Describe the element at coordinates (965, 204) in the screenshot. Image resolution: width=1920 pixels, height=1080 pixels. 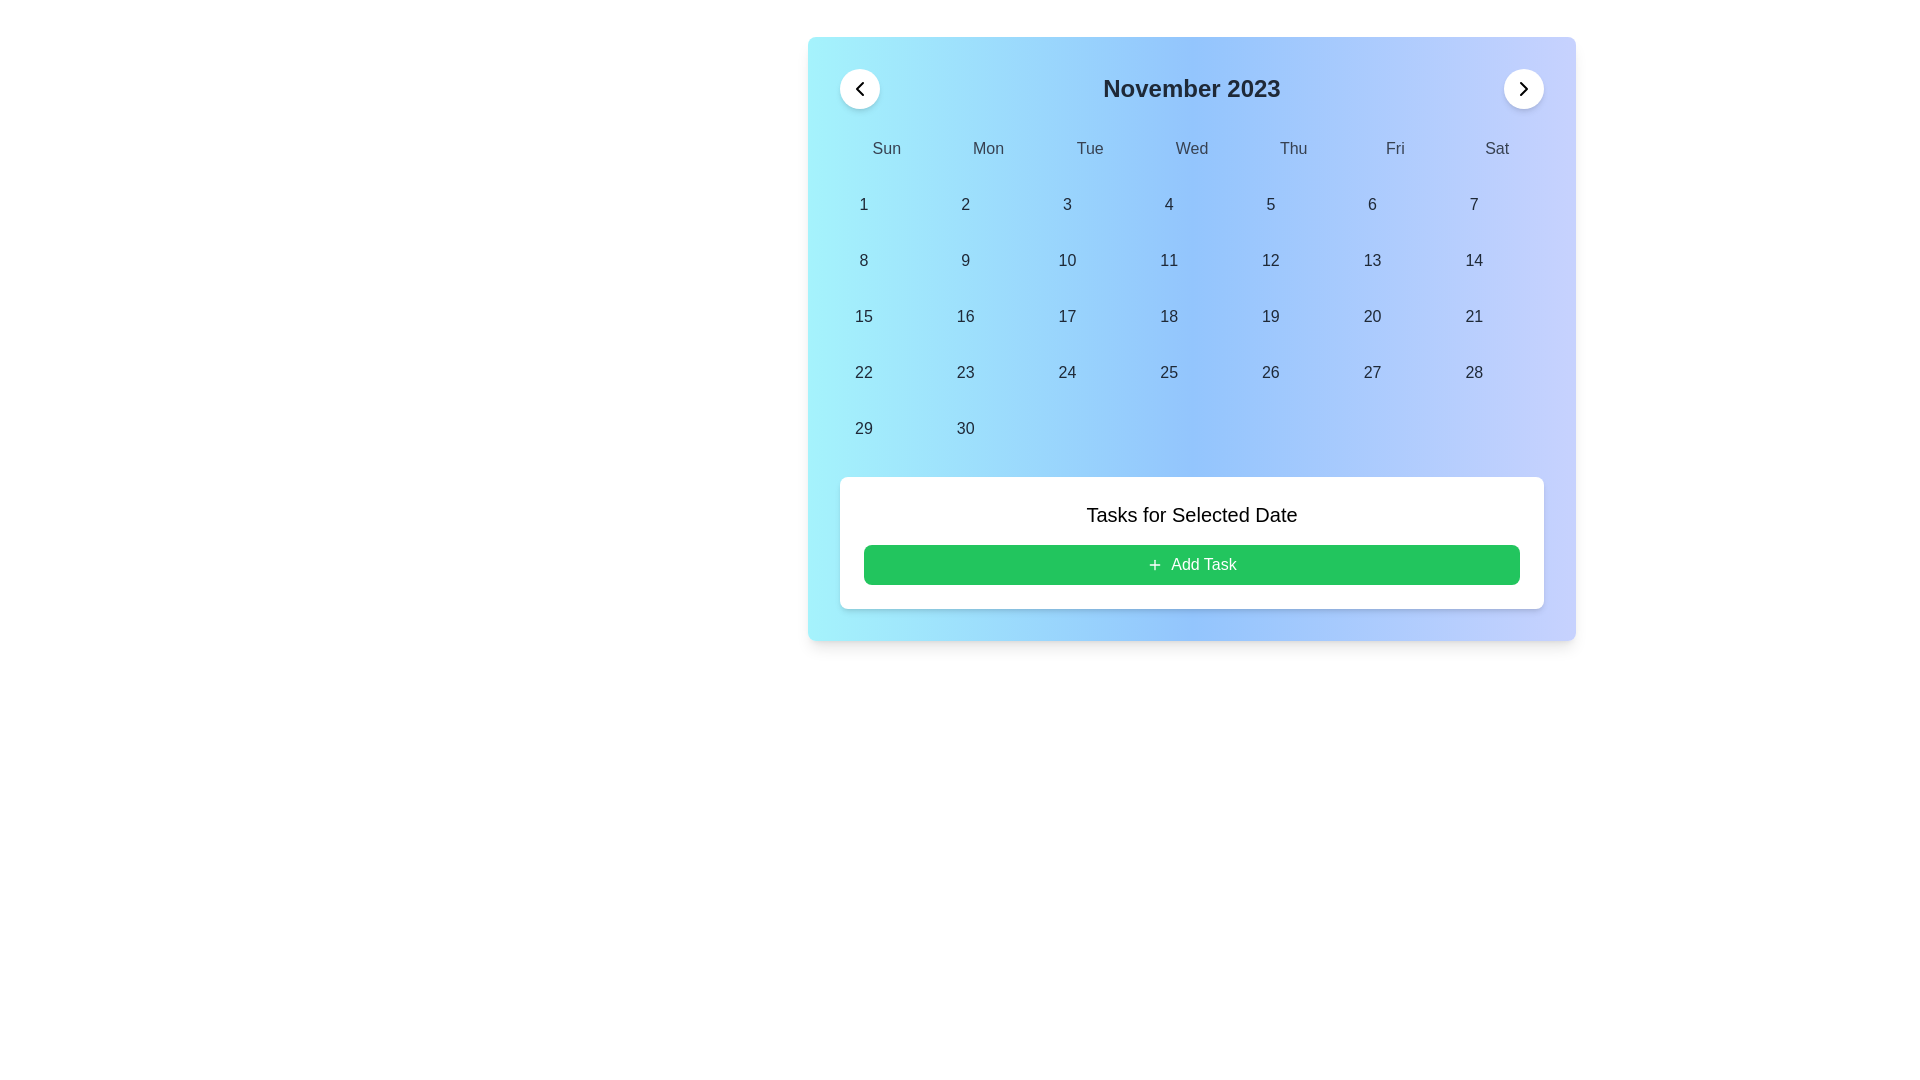
I see `the clickable calendar date button labeled '2'` at that location.